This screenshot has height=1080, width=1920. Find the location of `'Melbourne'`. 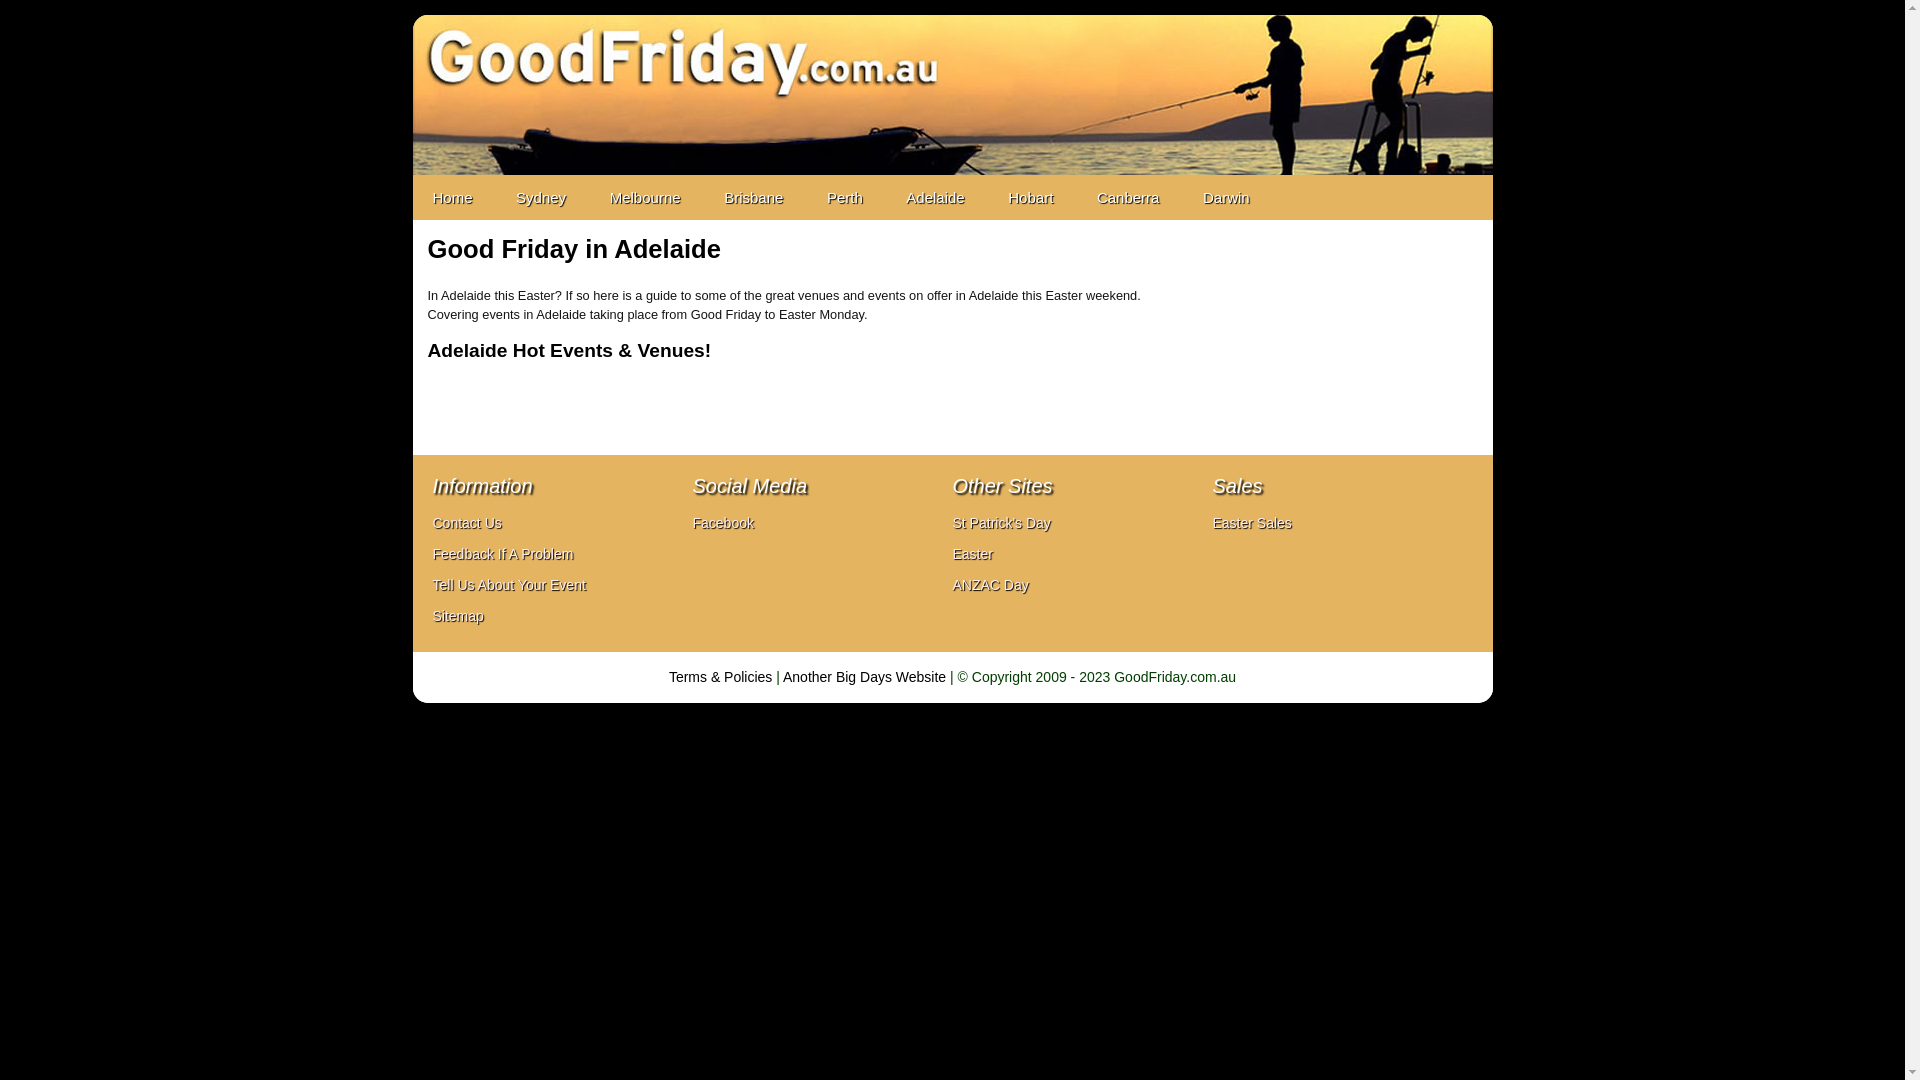

'Melbourne' is located at coordinates (589, 197).